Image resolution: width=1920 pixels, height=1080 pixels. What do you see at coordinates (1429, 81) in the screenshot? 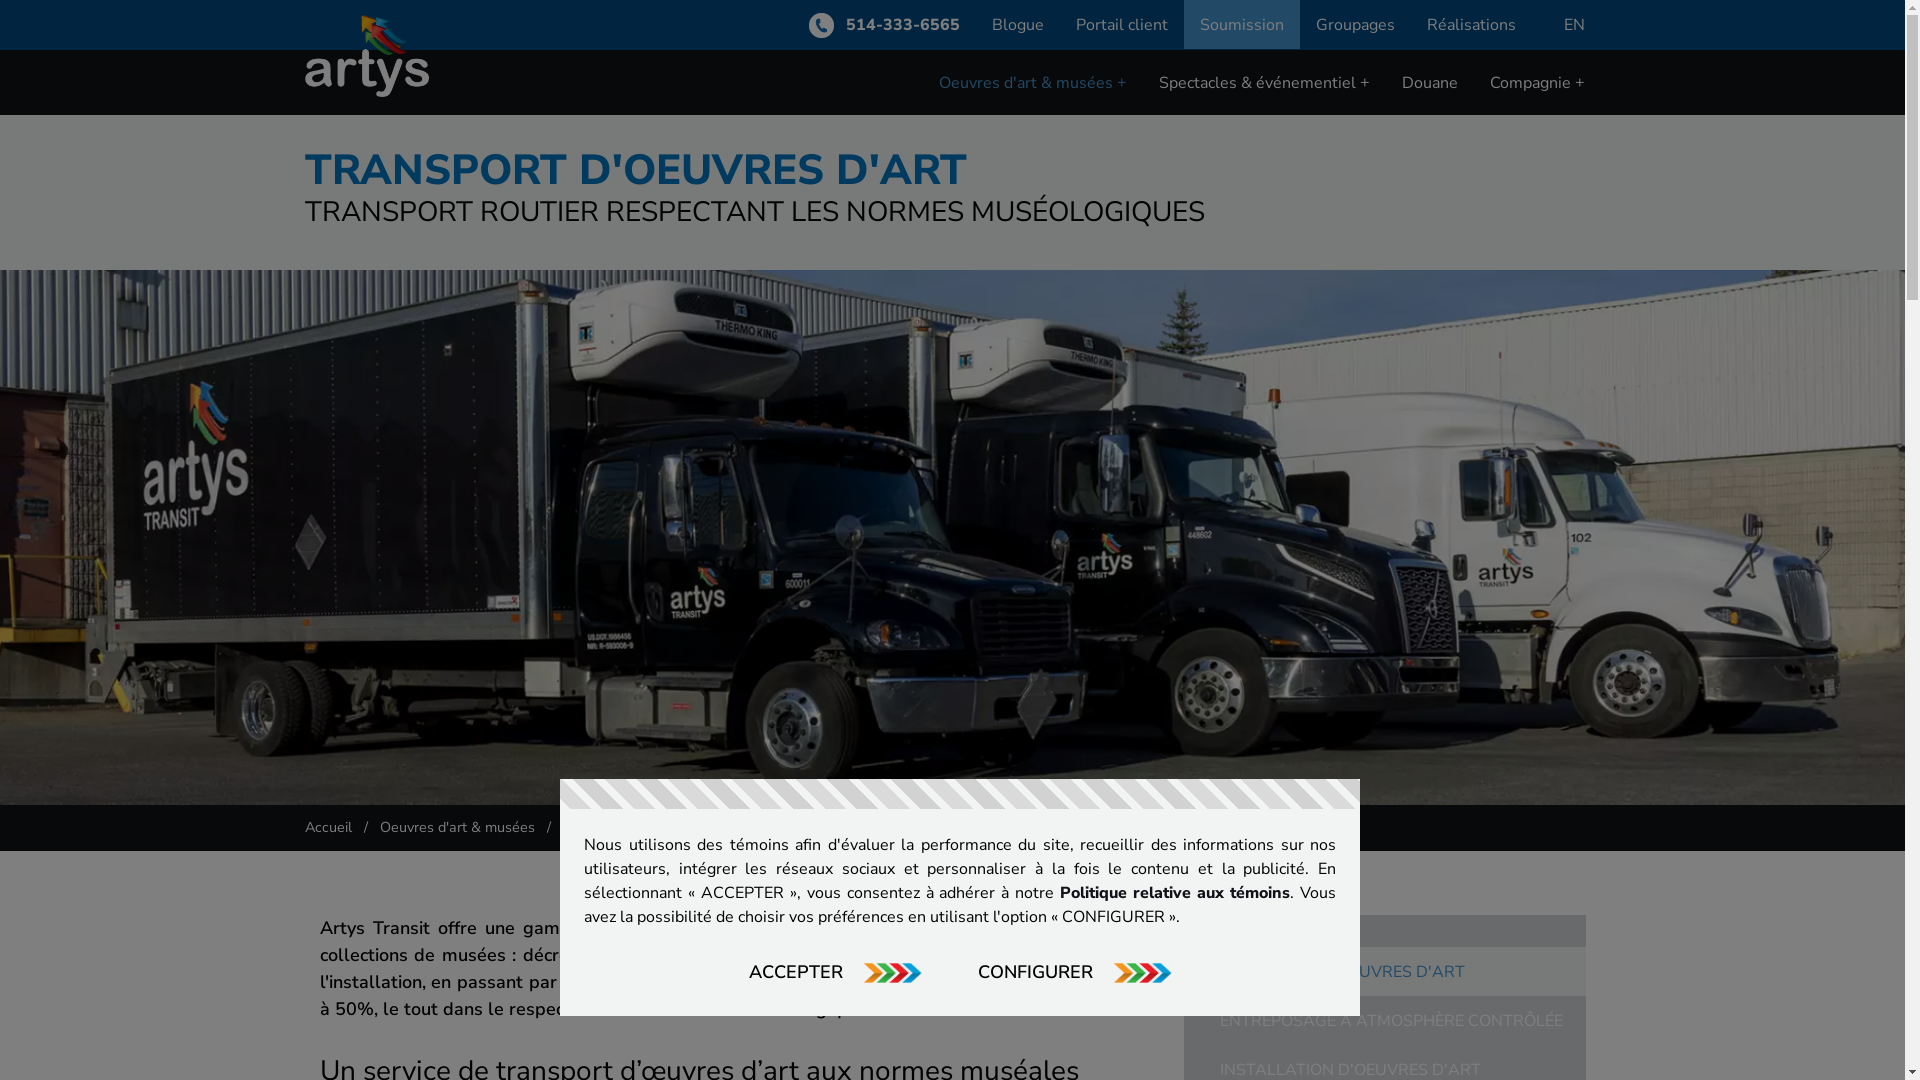
I see `'Douane'` at bounding box center [1429, 81].